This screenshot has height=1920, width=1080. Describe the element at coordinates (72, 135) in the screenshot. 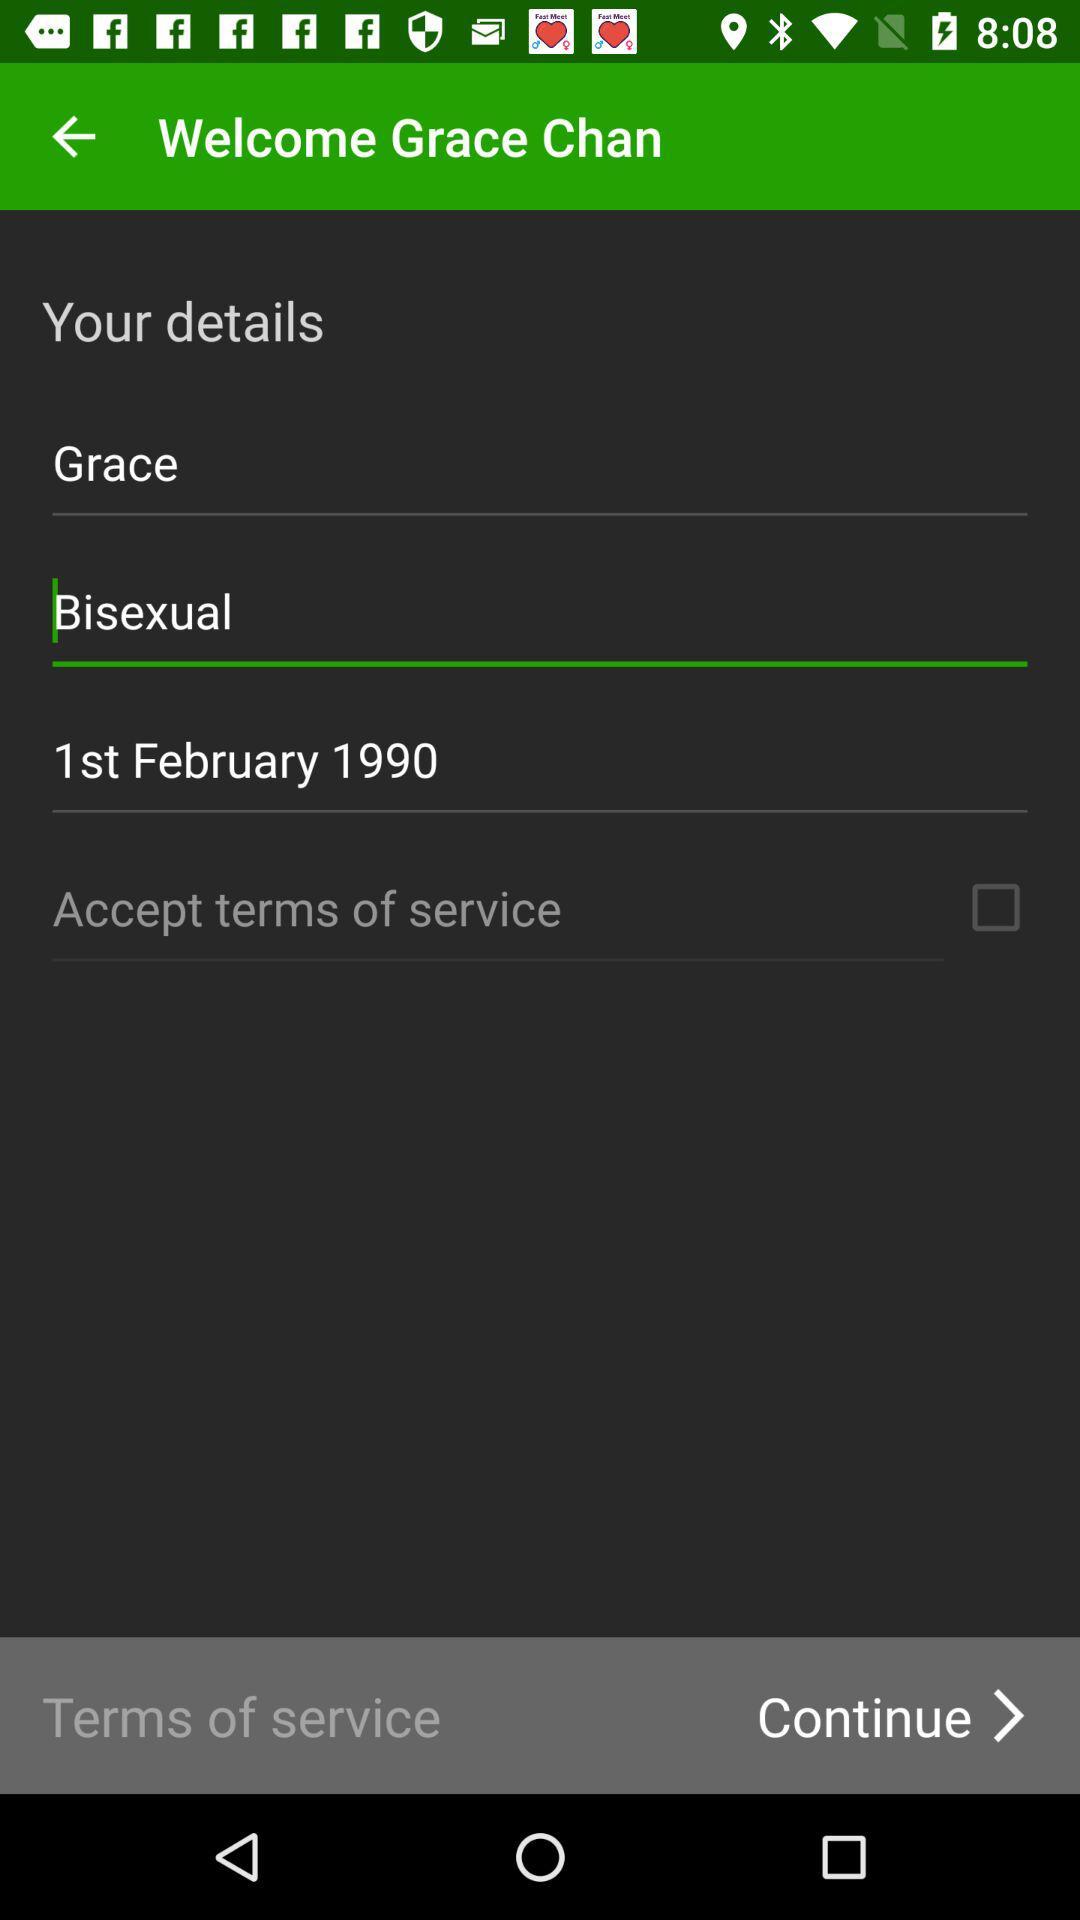

I see `previous app menu` at that location.